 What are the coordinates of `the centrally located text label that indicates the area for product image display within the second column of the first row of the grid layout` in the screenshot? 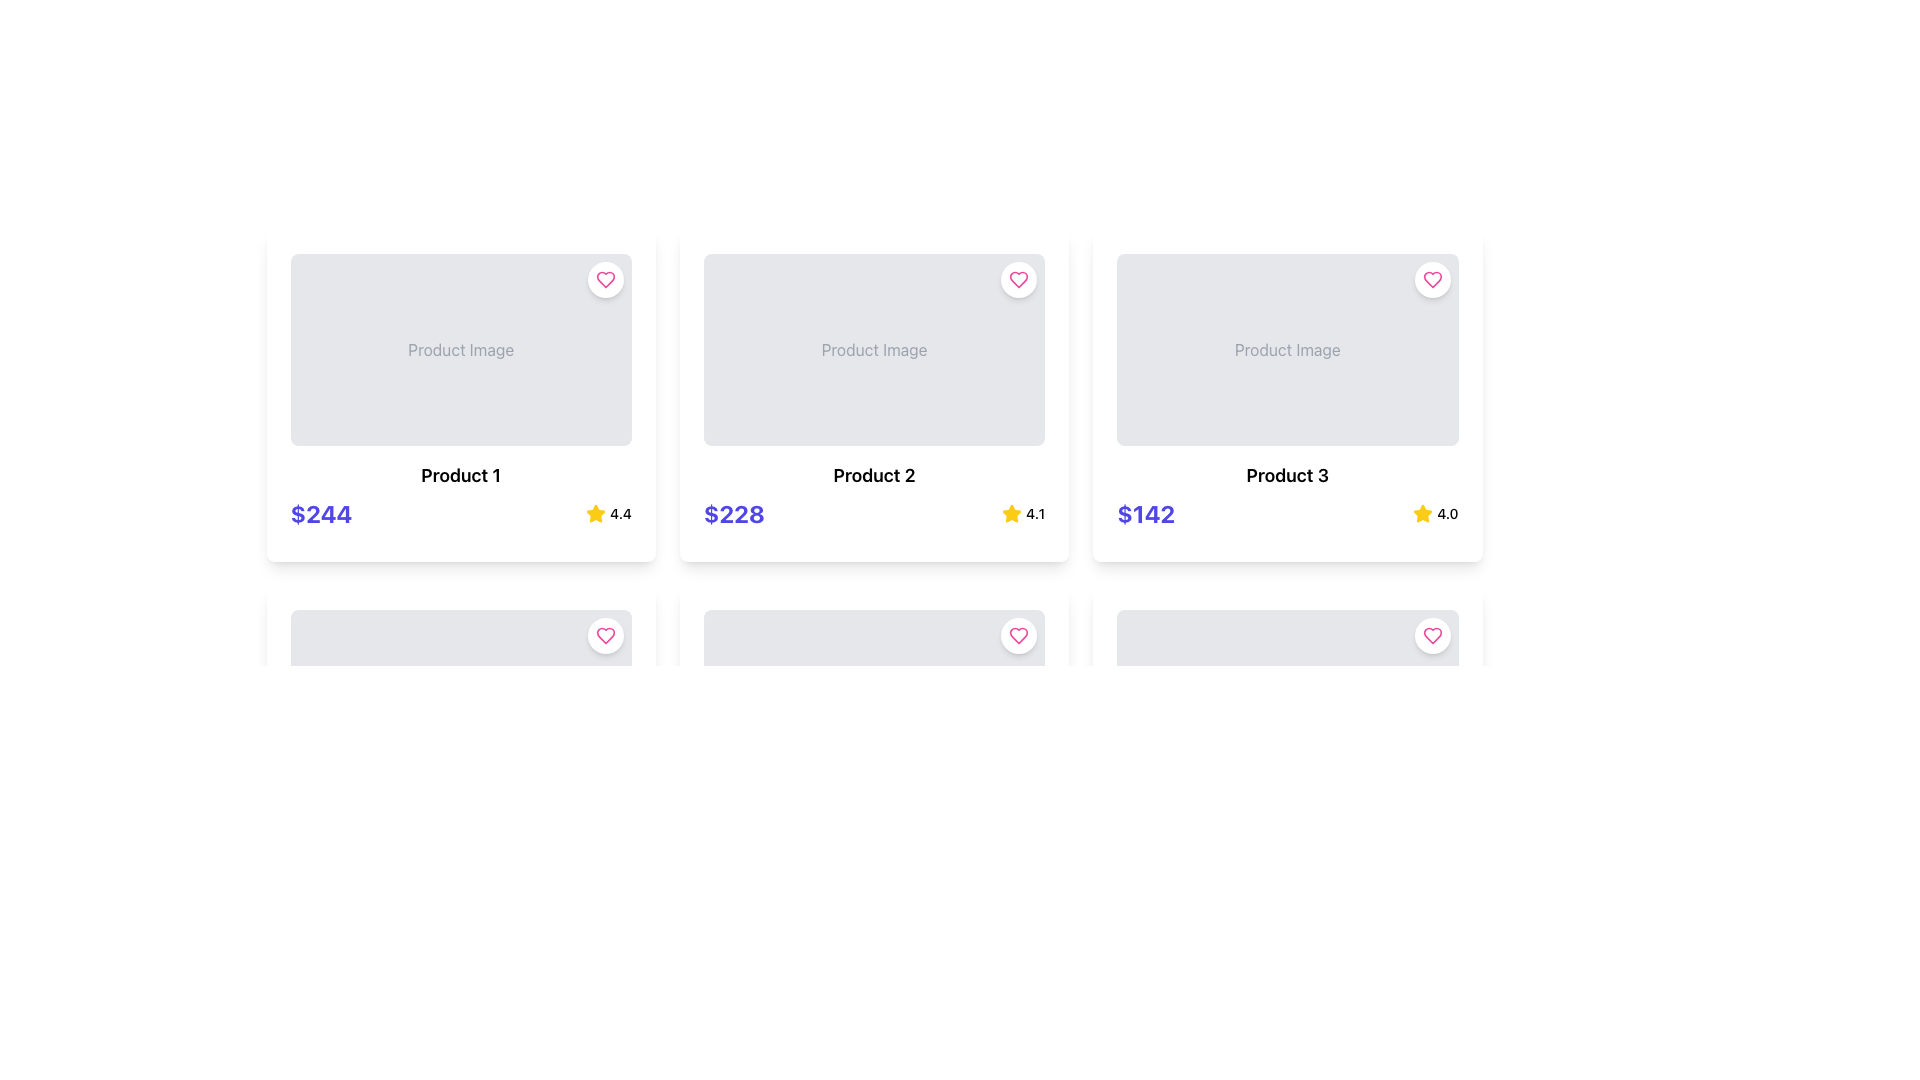 It's located at (874, 349).